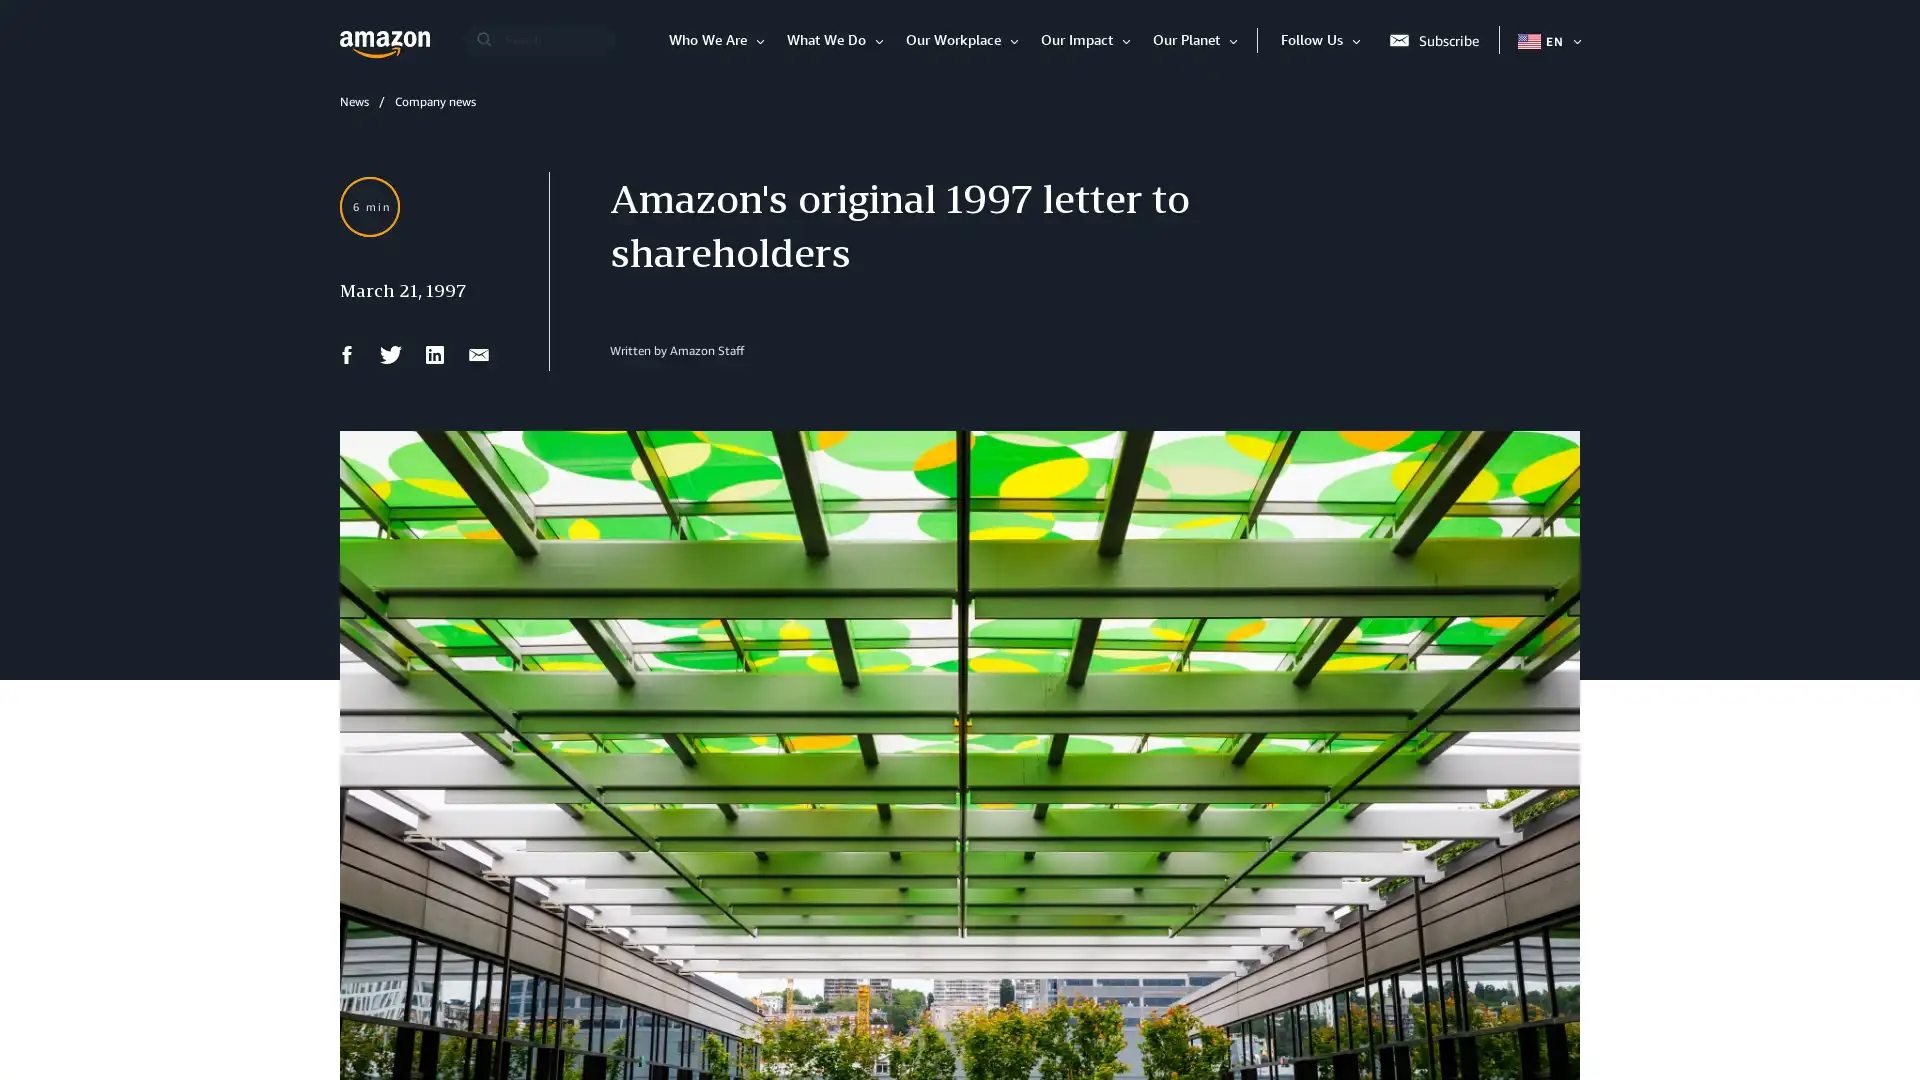 The image size is (1920, 1080). What do you see at coordinates (1129, 39) in the screenshot?
I see `Open Item` at bounding box center [1129, 39].